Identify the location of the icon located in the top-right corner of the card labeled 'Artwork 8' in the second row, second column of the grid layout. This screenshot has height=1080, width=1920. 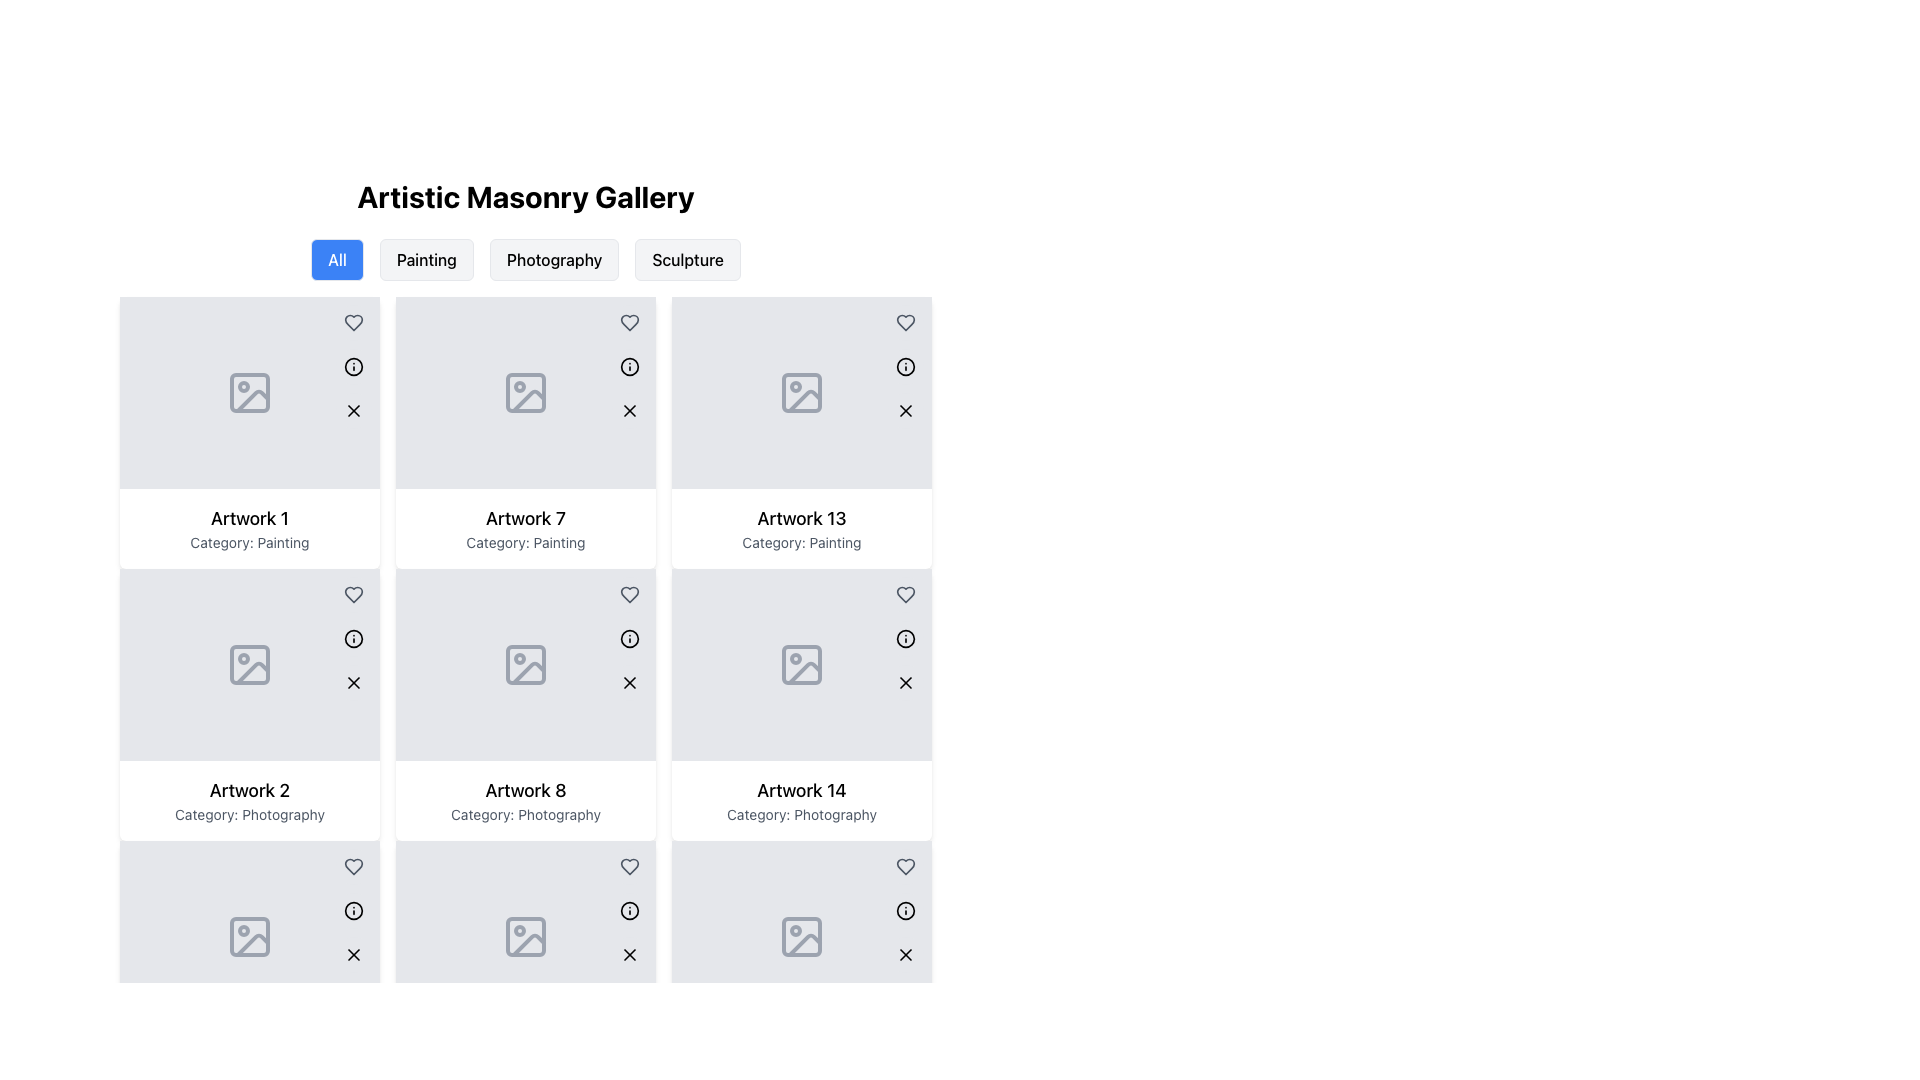
(628, 639).